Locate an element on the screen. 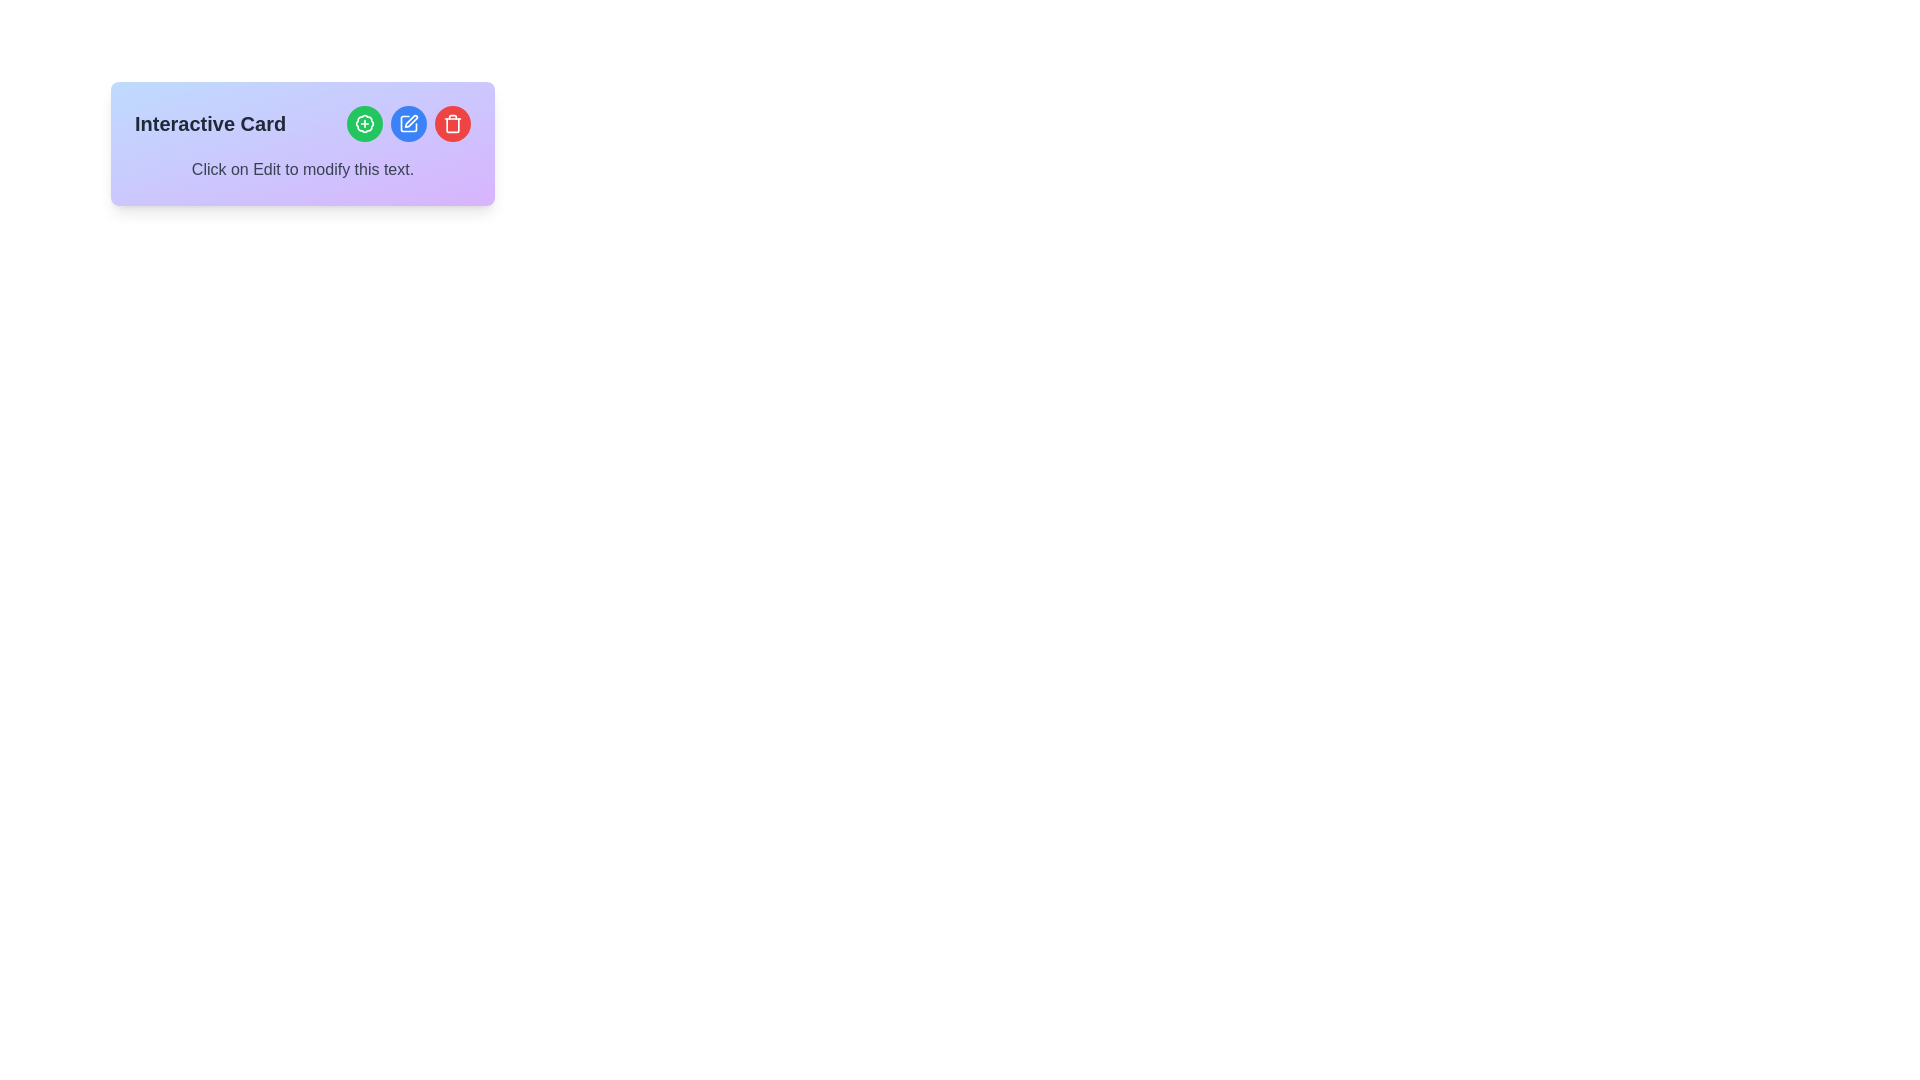 The image size is (1920, 1080). the circular red button with a white border and trash can icon, located at the far right of the button group in the top-right of the 'Interactive Card.' is located at coordinates (451, 123).